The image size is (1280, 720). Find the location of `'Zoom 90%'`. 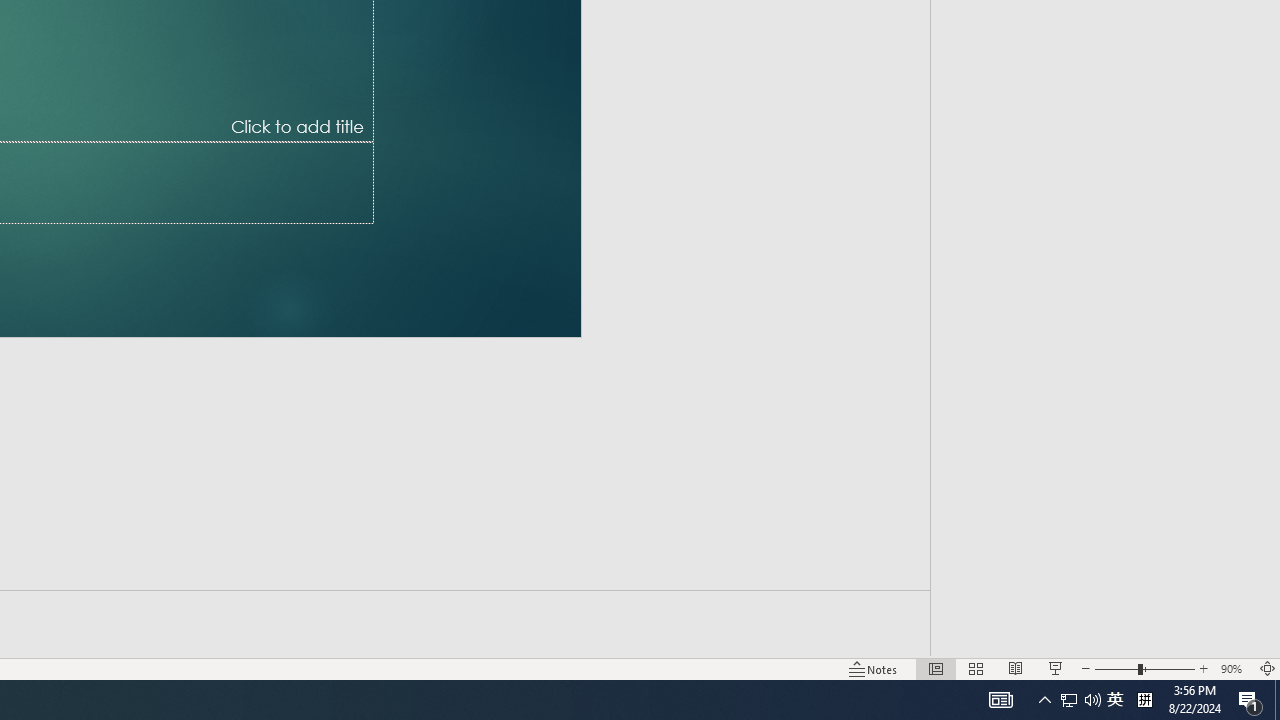

'Zoom 90%' is located at coordinates (1233, 669).